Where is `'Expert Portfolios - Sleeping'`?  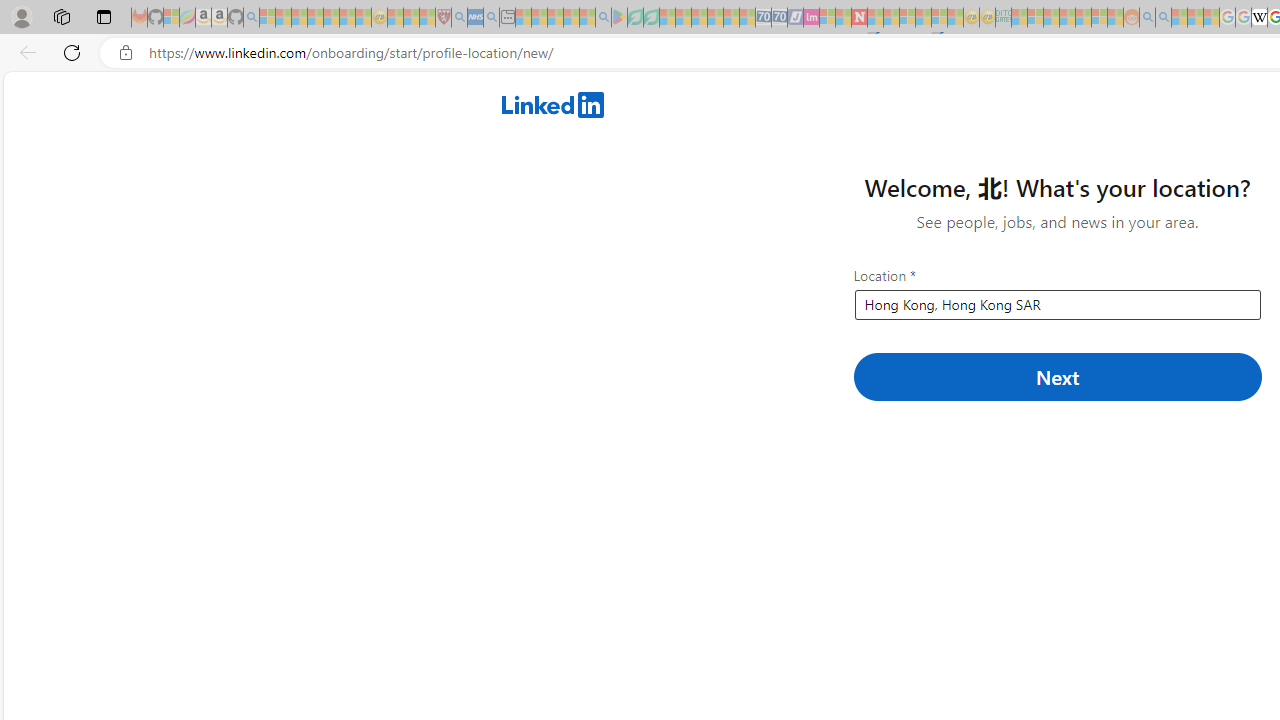 'Expert Portfolios - Sleeping' is located at coordinates (1066, 17).